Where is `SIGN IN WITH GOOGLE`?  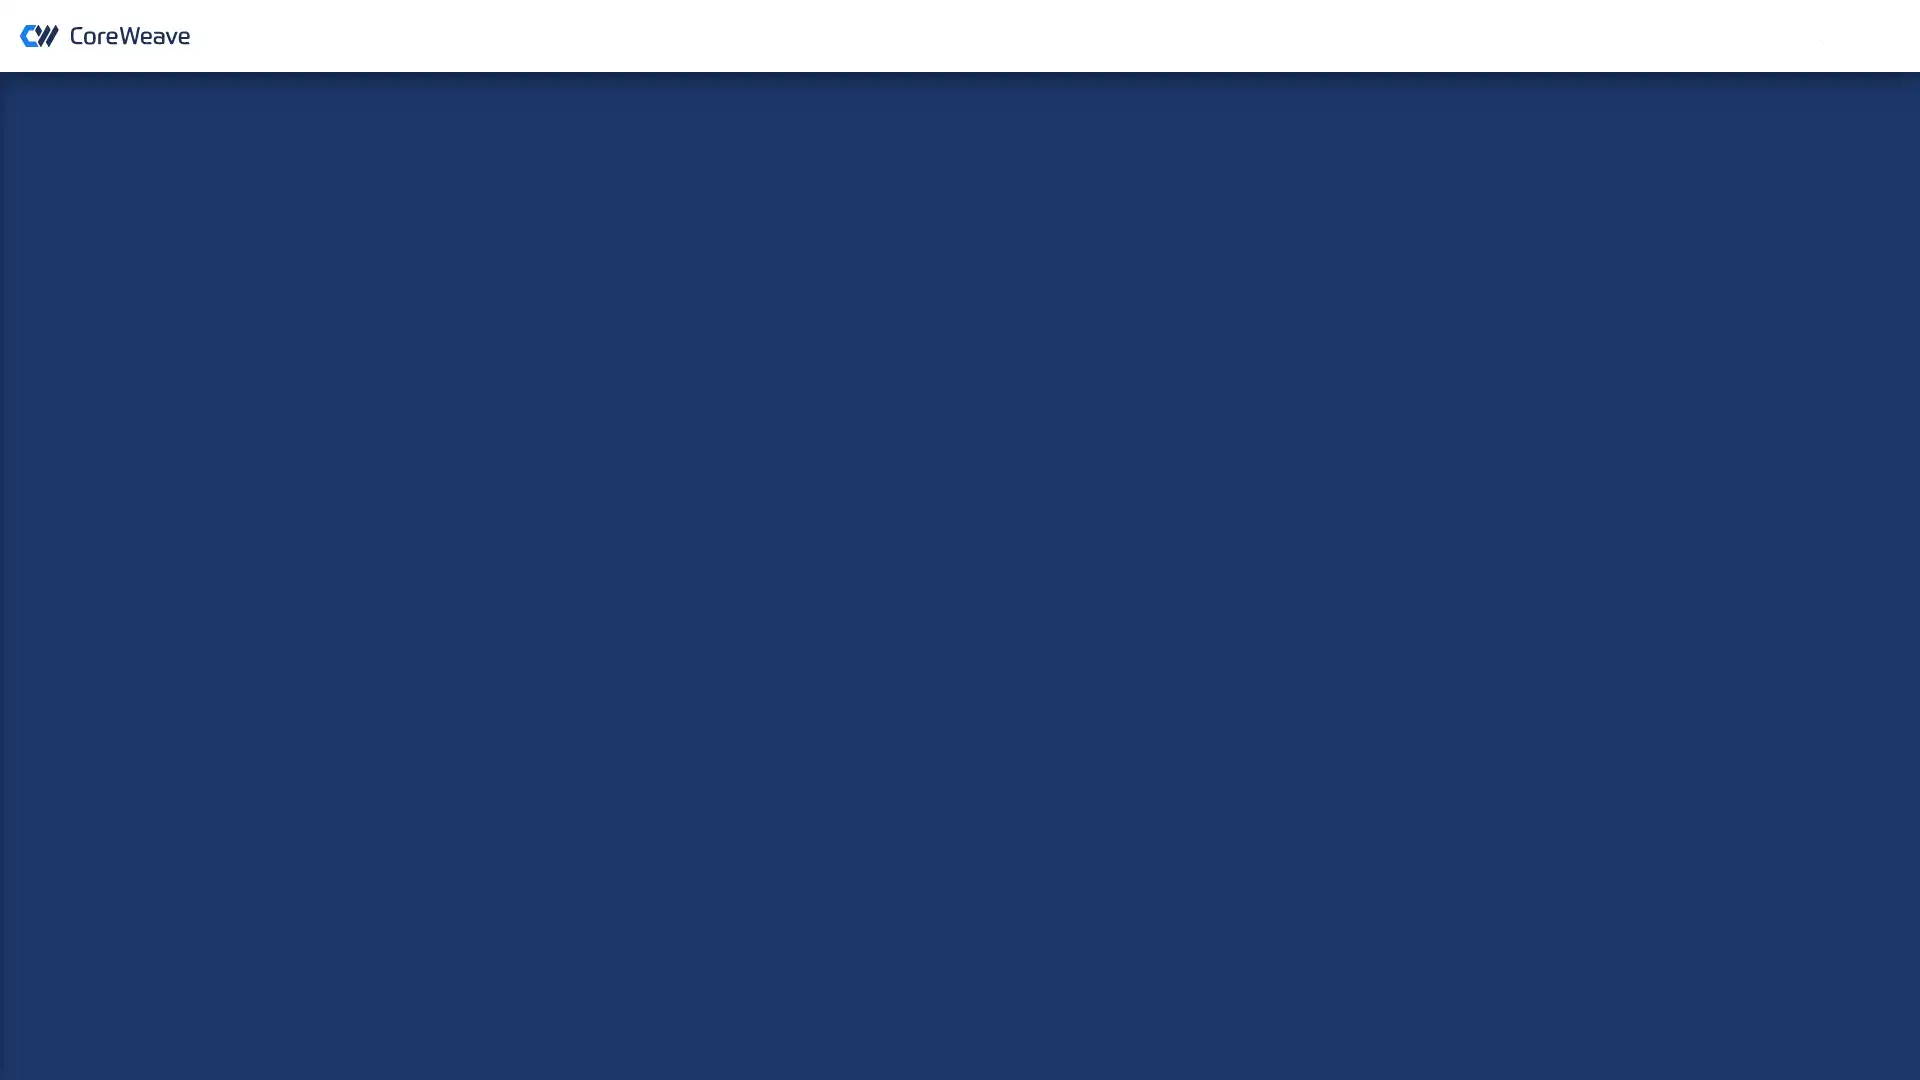
SIGN IN WITH GOOGLE is located at coordinates (958, 589).